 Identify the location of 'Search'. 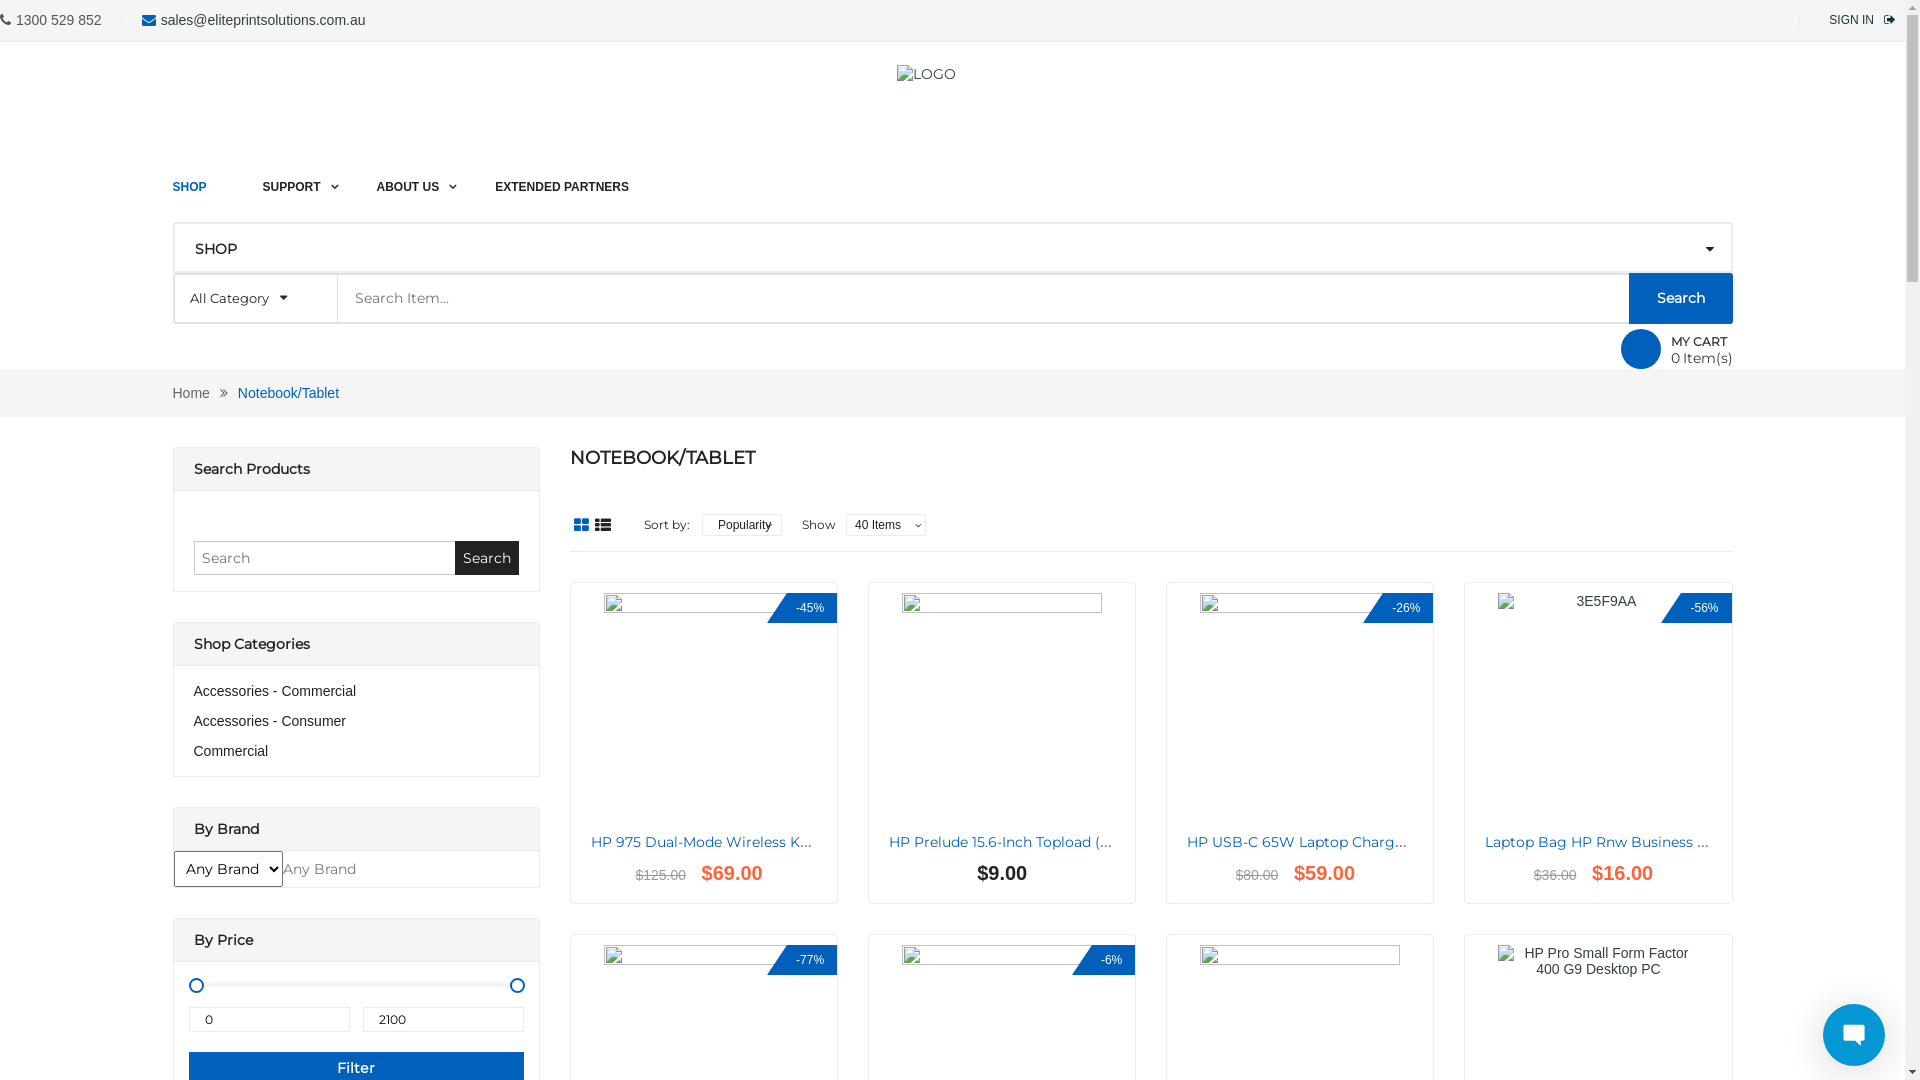
(454, 558).